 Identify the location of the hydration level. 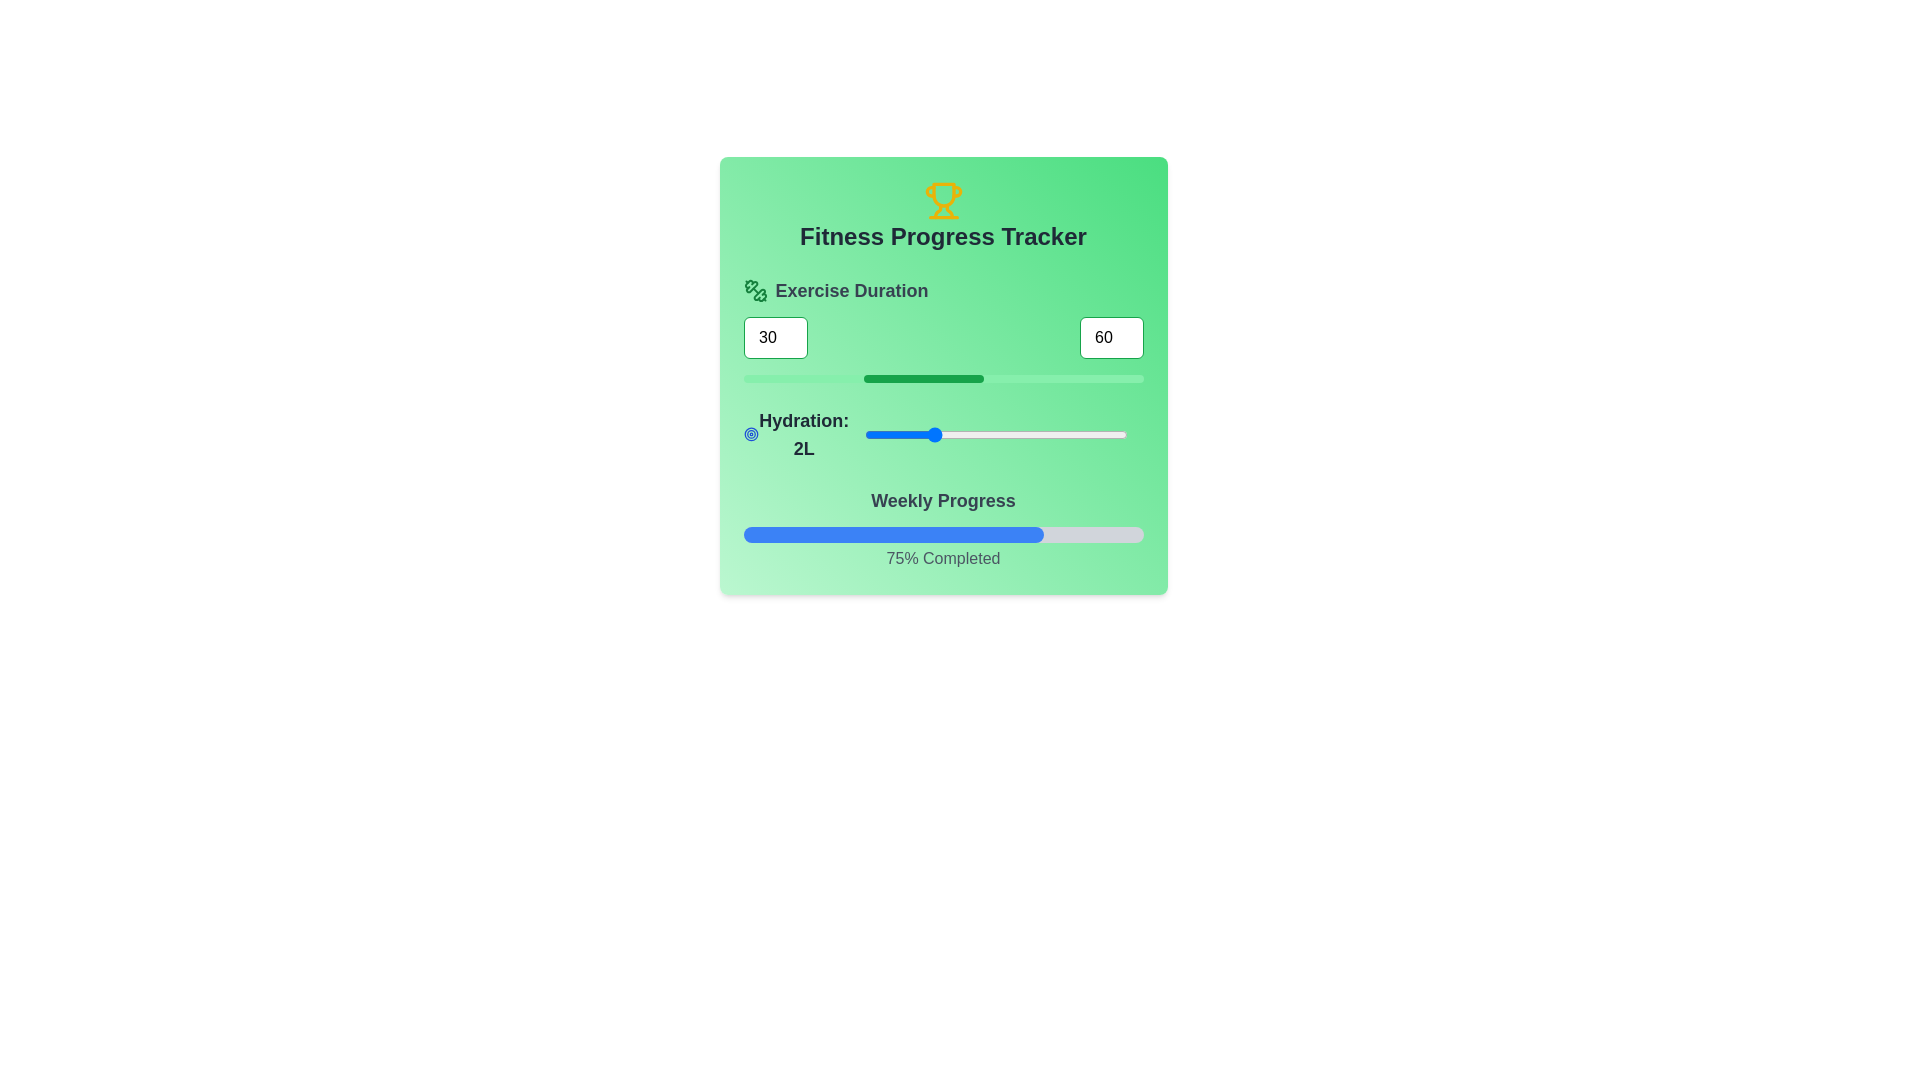
(1060, 434).